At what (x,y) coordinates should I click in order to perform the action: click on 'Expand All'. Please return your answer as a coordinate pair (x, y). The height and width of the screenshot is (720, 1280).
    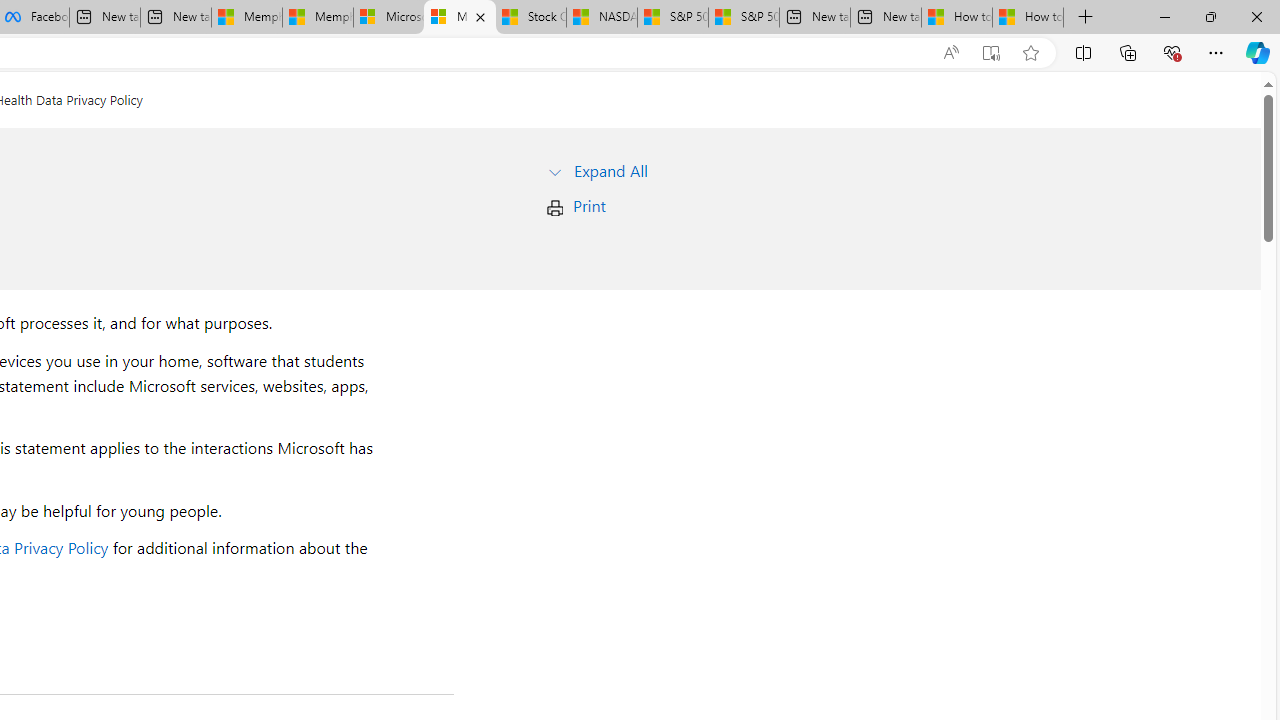
    Looking at the image, I should click on (610, 169).